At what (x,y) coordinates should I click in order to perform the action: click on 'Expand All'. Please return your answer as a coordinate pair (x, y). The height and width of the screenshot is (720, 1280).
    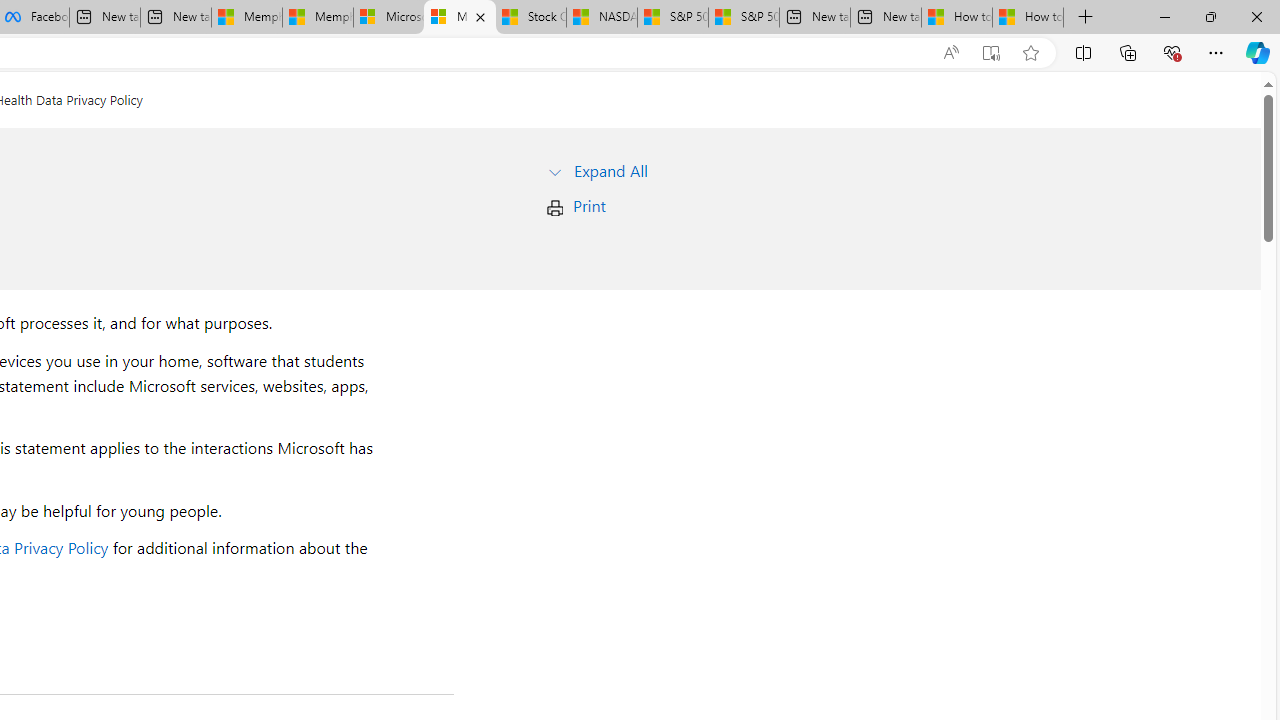
    Looking at the image, I should click on (610, 169).